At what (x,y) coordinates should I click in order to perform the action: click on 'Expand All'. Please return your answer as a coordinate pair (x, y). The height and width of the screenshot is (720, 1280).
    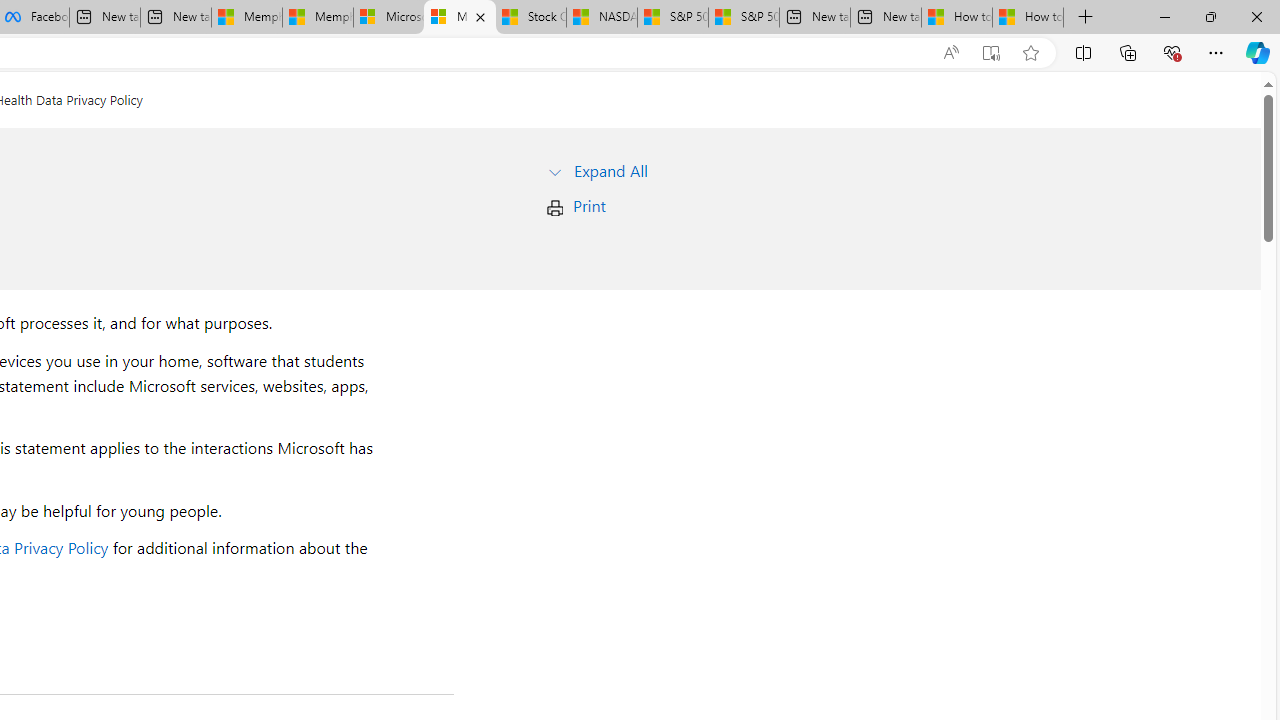
    Looking at the image, I should click on (610, 169).